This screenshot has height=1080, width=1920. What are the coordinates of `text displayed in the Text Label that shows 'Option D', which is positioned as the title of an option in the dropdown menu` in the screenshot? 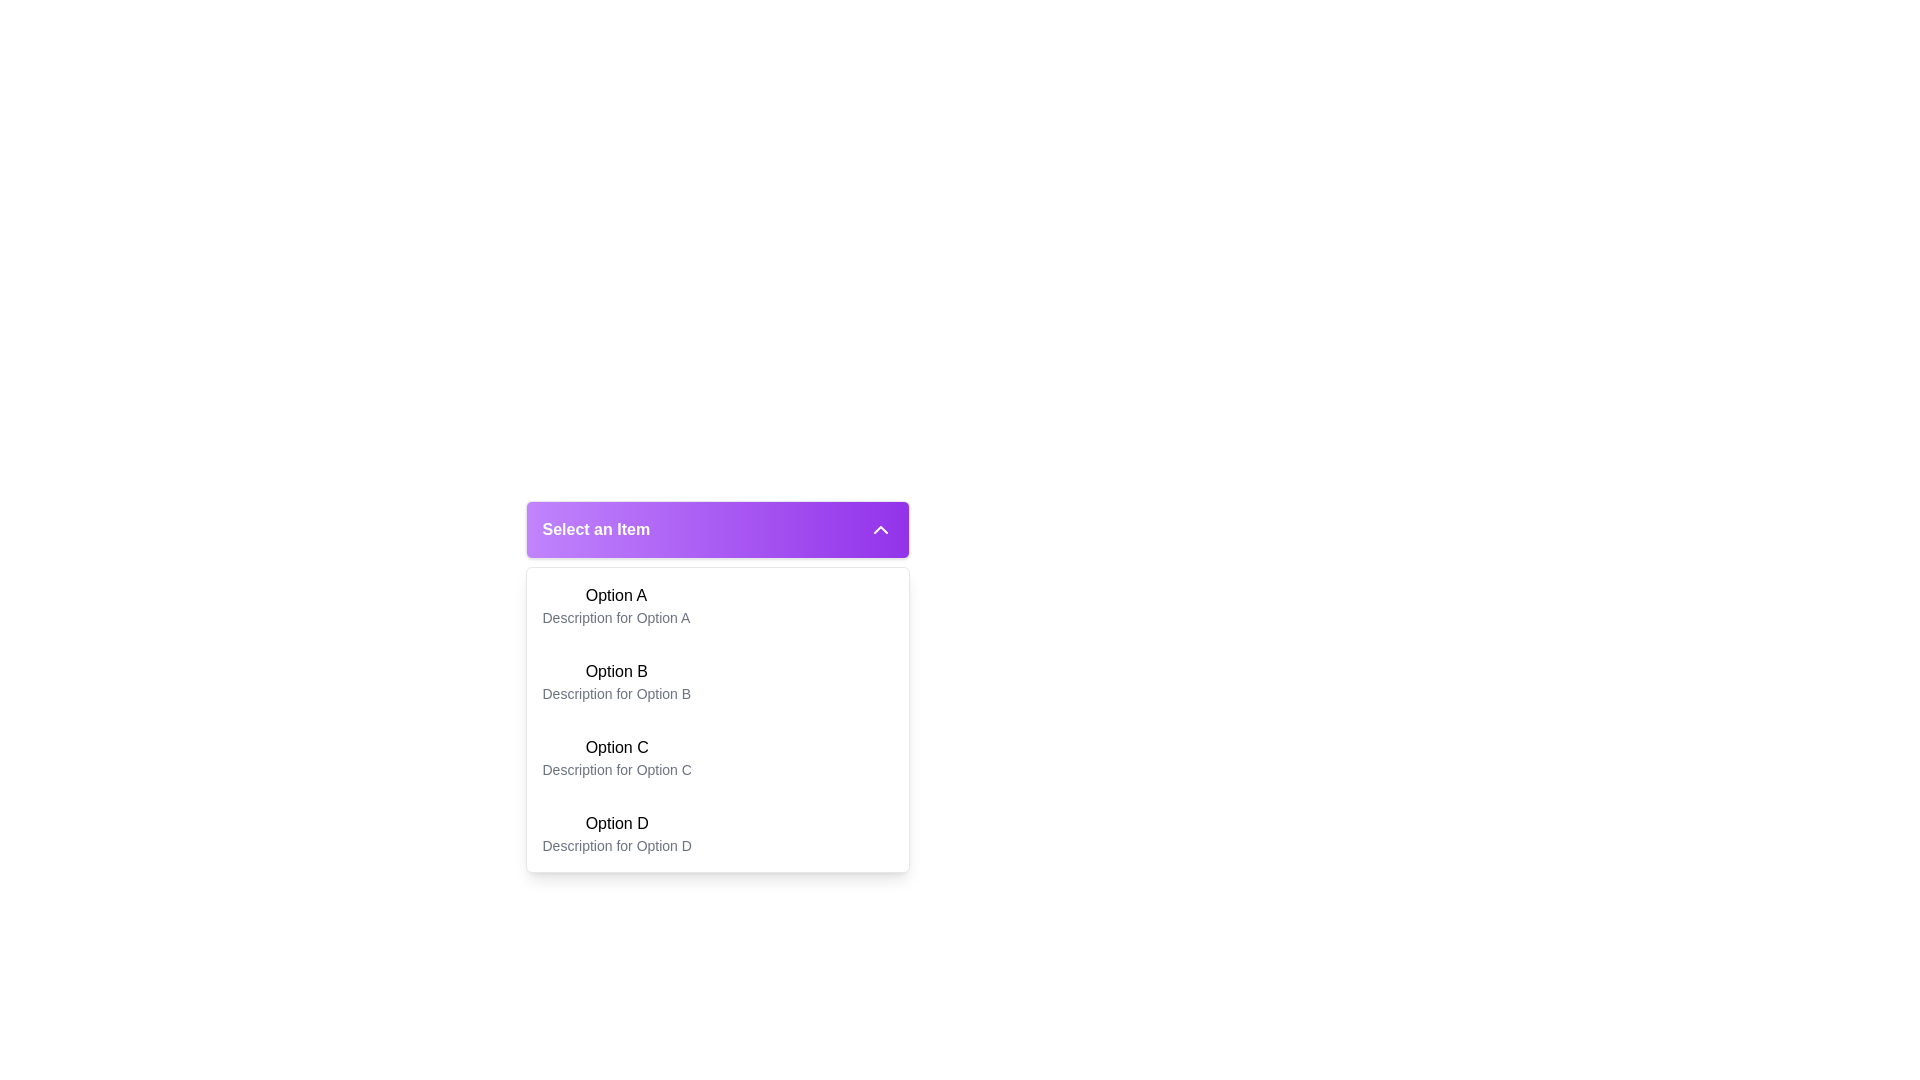 It's located at (616, 824).